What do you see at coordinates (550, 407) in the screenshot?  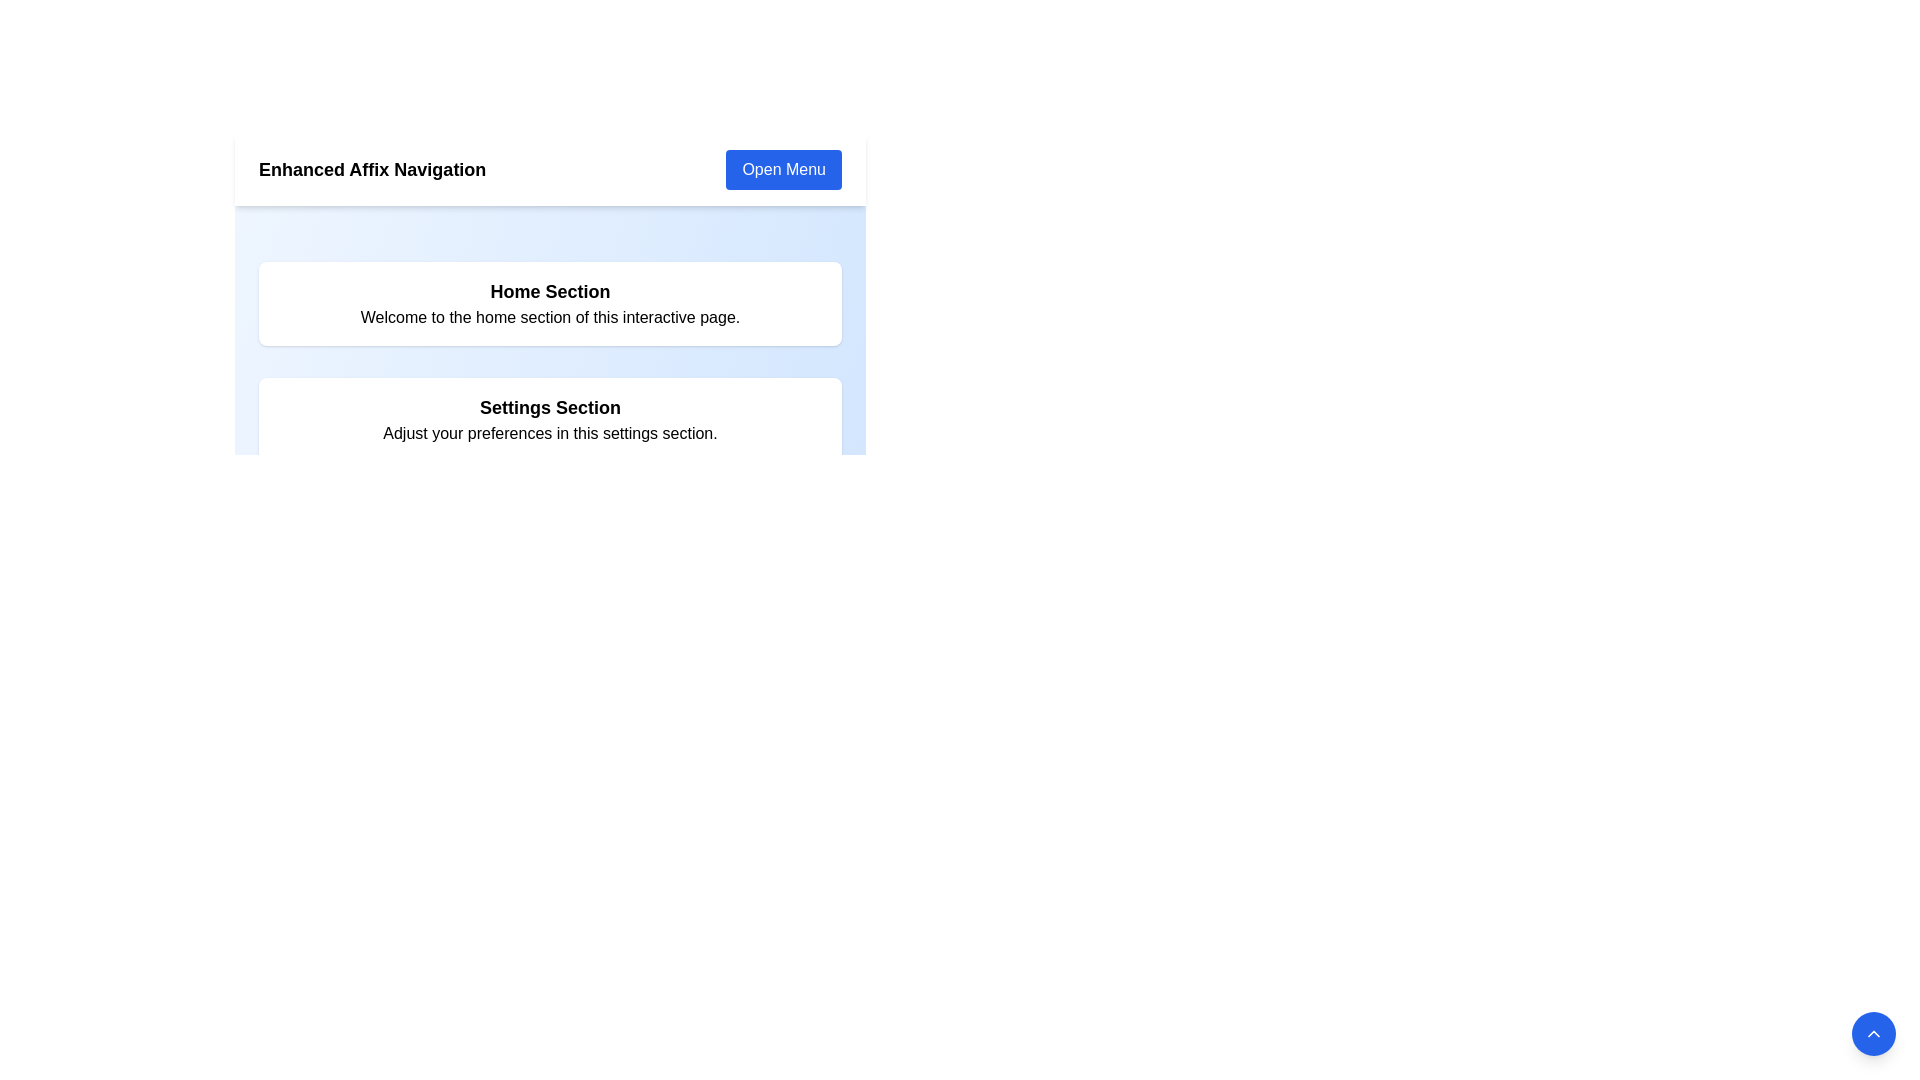 I see `text content of the header labeled 'Settings Section', which is a bold, large font element positioned at the top of the settings panel` at bounding box center [550, 407].